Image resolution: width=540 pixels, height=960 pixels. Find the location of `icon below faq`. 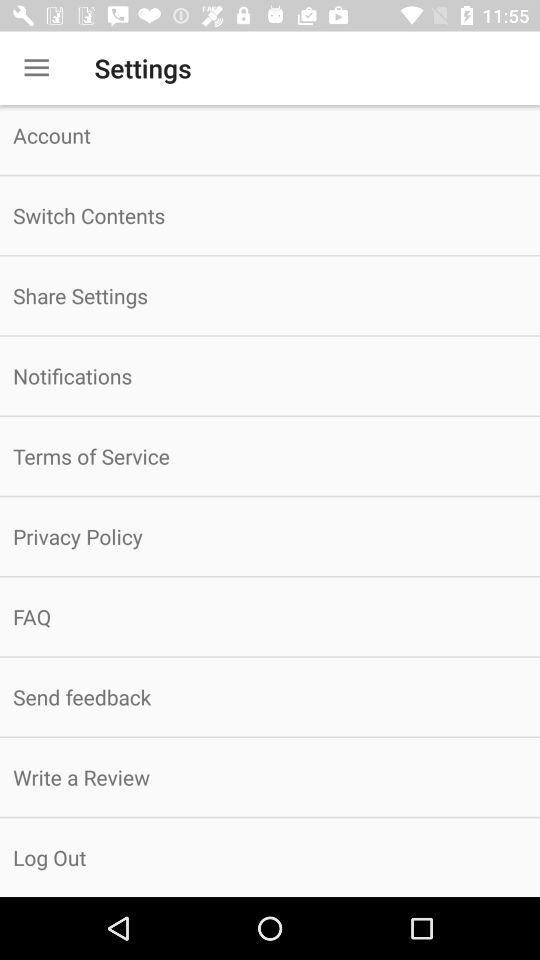

icon below faq is located at coordinates (270, 697).